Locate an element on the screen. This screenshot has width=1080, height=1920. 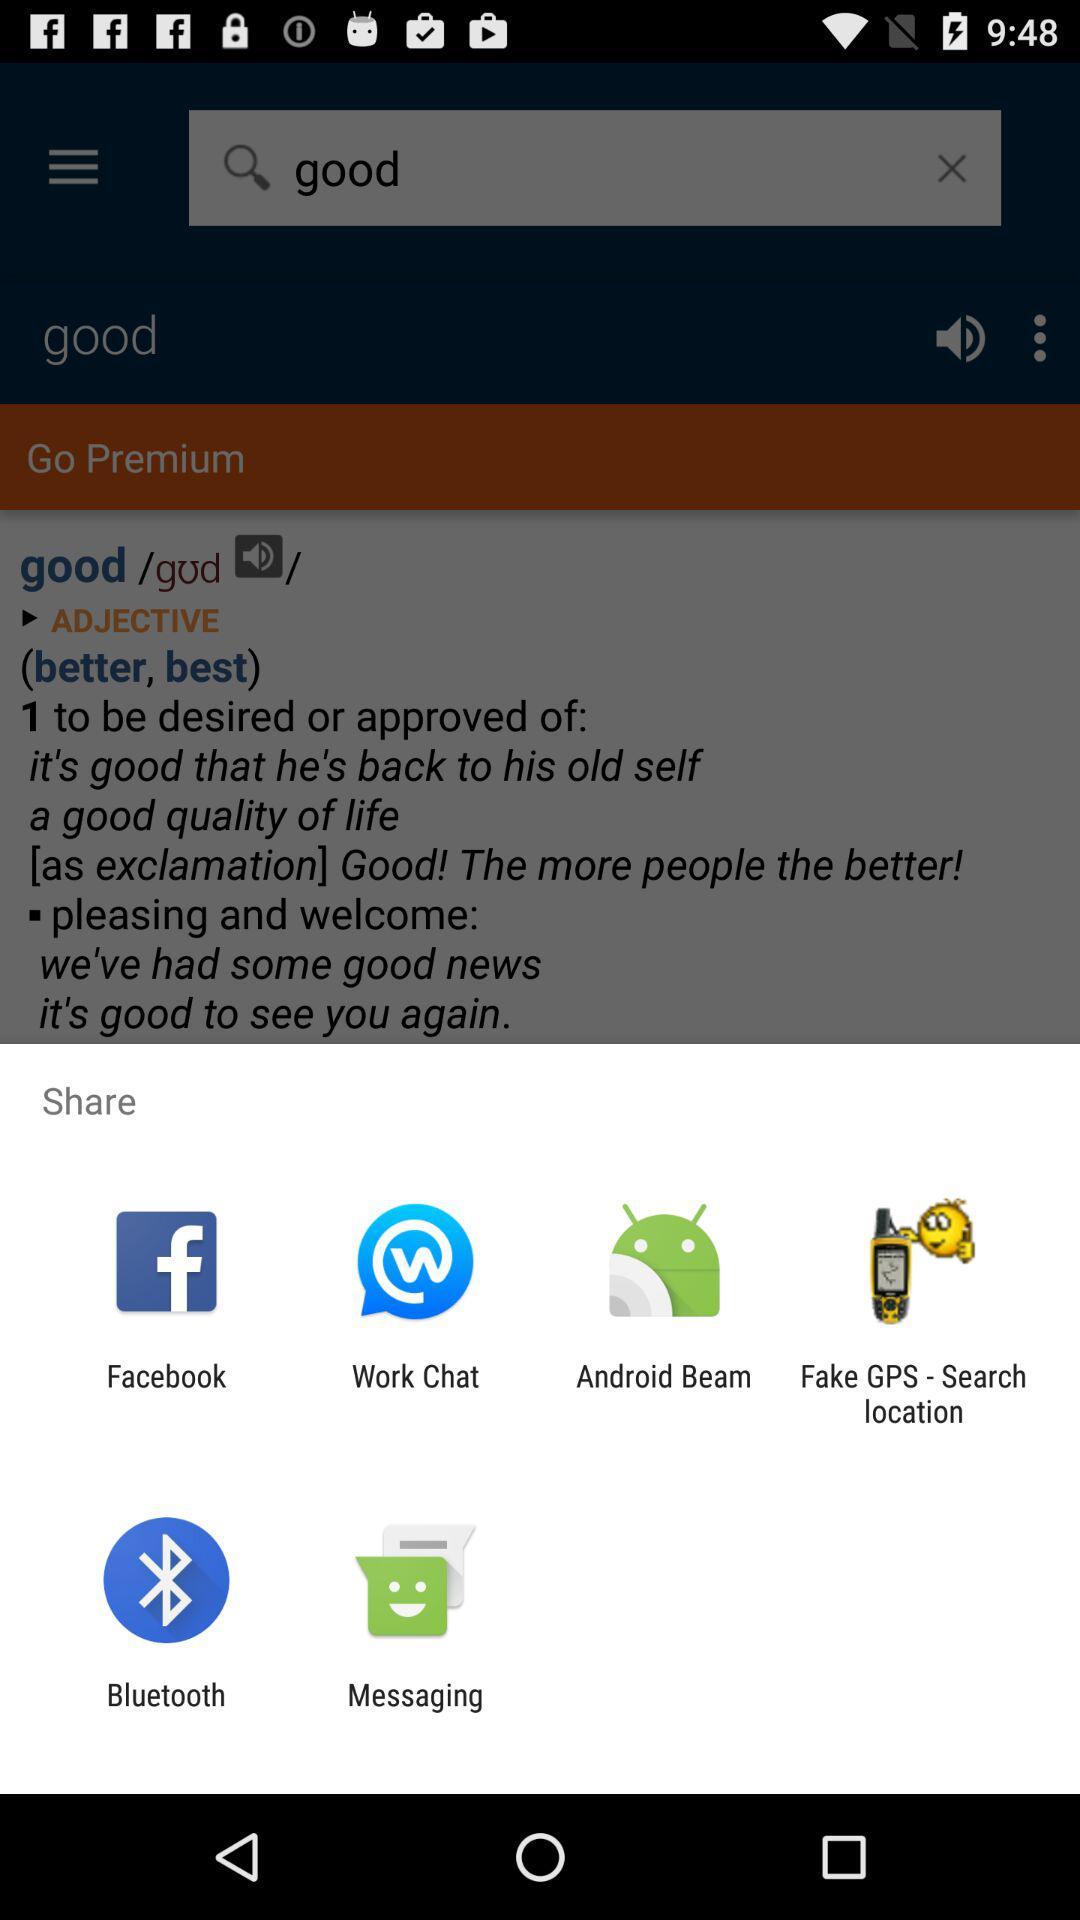
the android beam icon is located at coordinates (664, 1392).